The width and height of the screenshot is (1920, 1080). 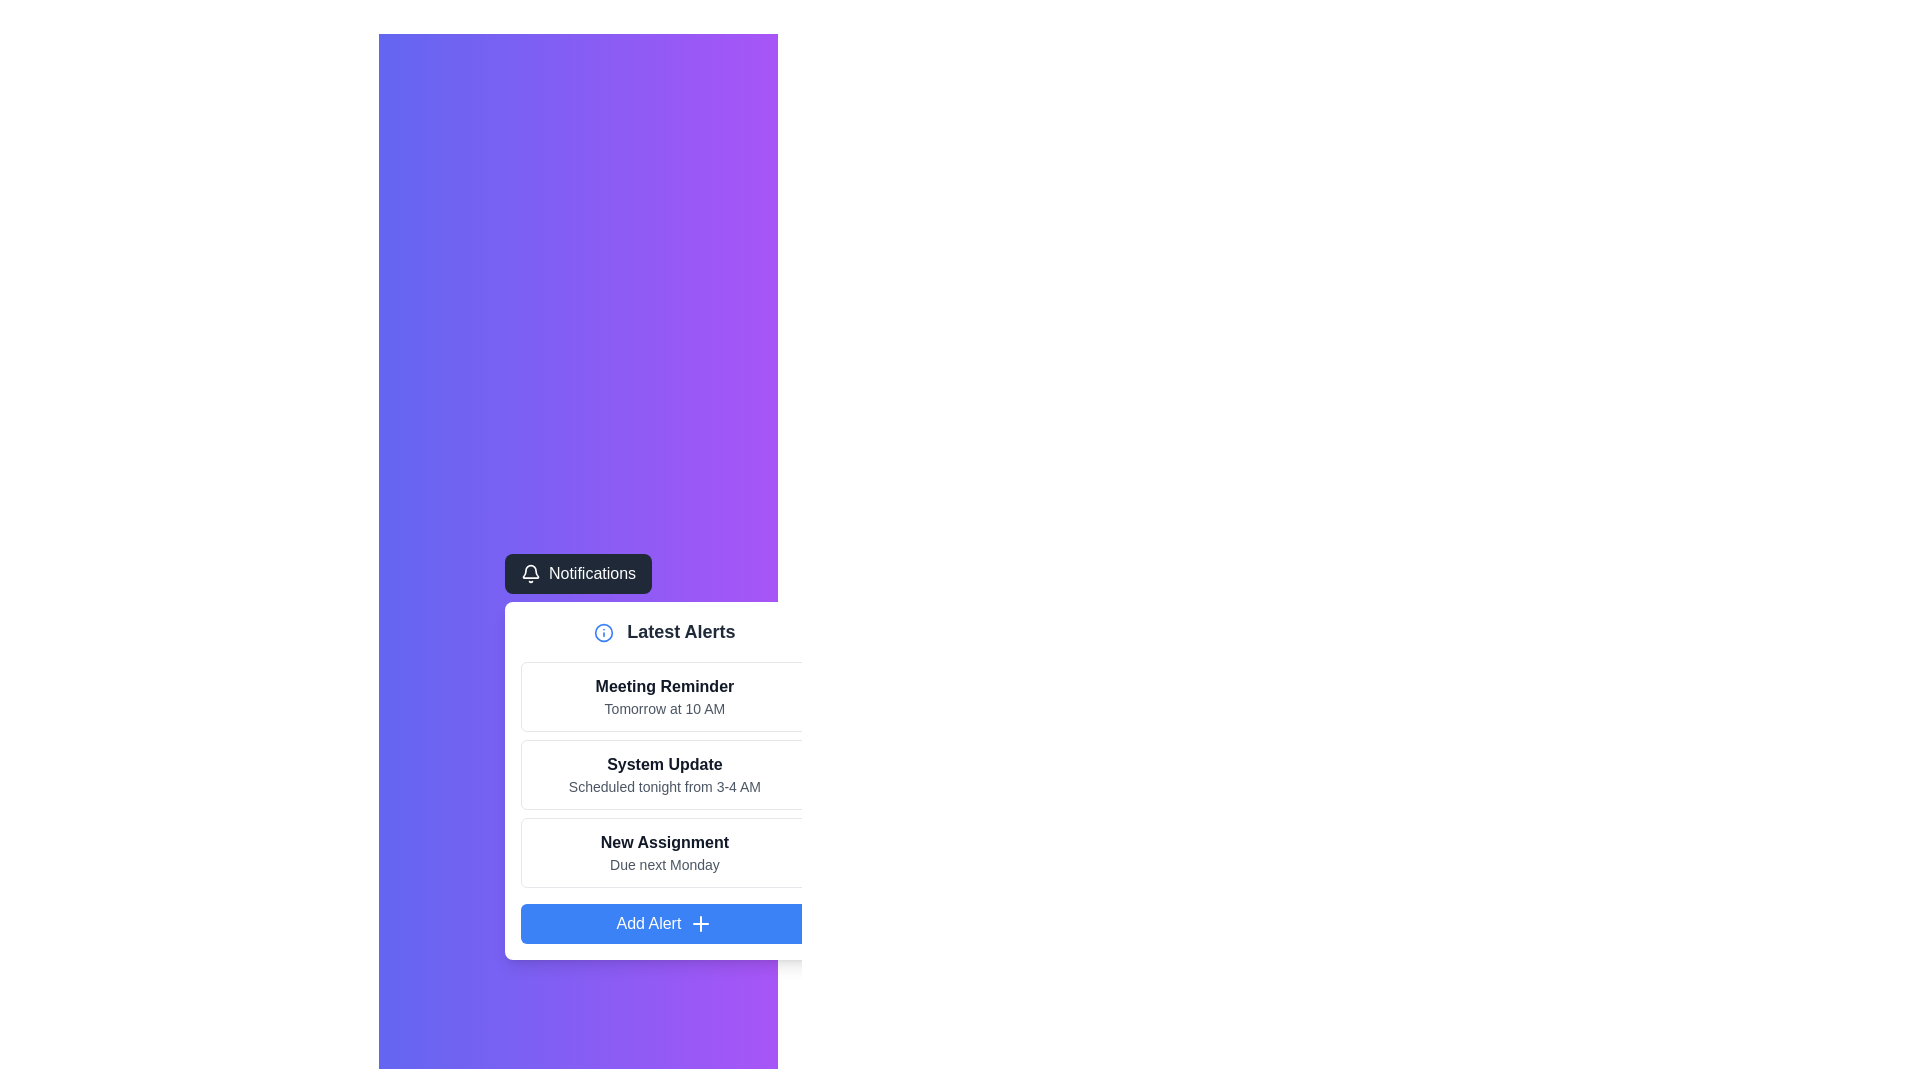 I want to click on the plus icon with a blue background and white stroke, located in the 'Add Alert' button at the bottom of the alert information panel, so click(x=701, y=924).